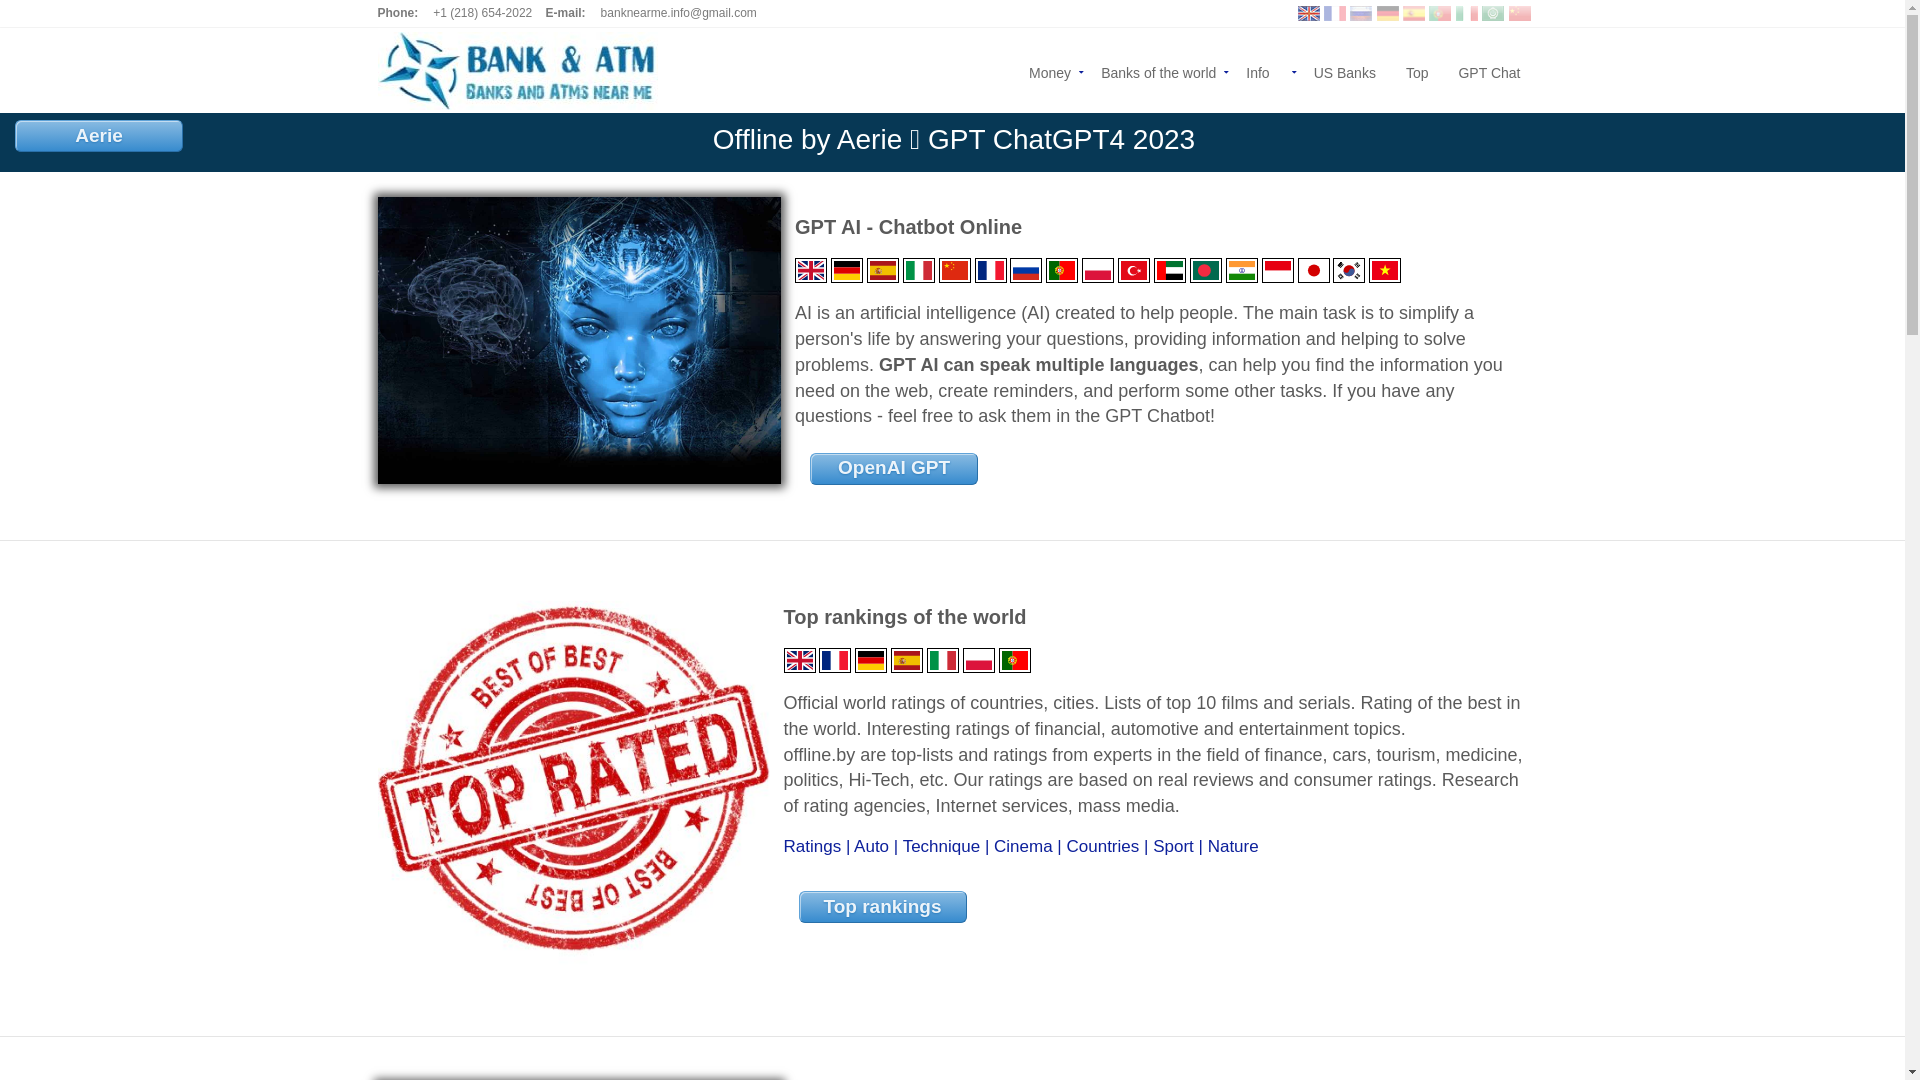 The height and width of the screenshot is (1080, 1920). I want to click on 'GPT Chat', so click(1443, 69).